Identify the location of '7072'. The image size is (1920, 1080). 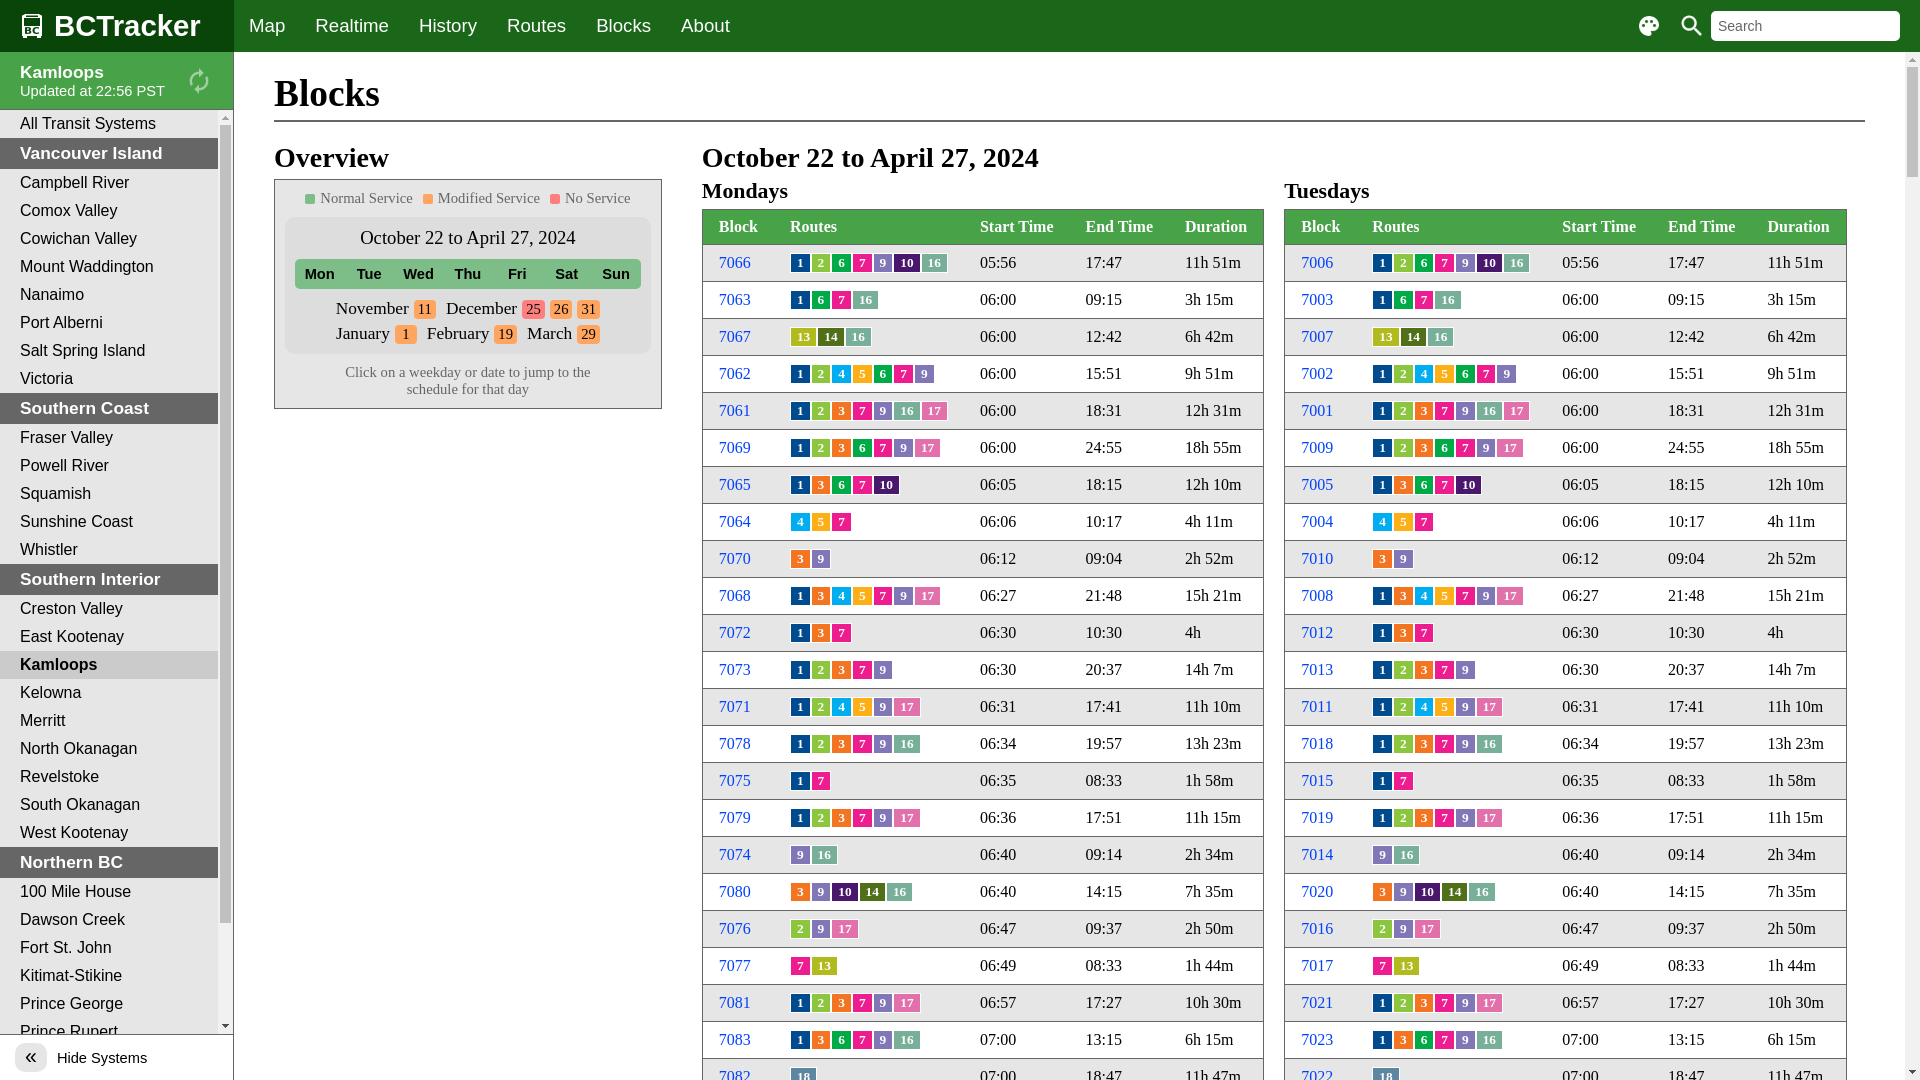
(733, 632).